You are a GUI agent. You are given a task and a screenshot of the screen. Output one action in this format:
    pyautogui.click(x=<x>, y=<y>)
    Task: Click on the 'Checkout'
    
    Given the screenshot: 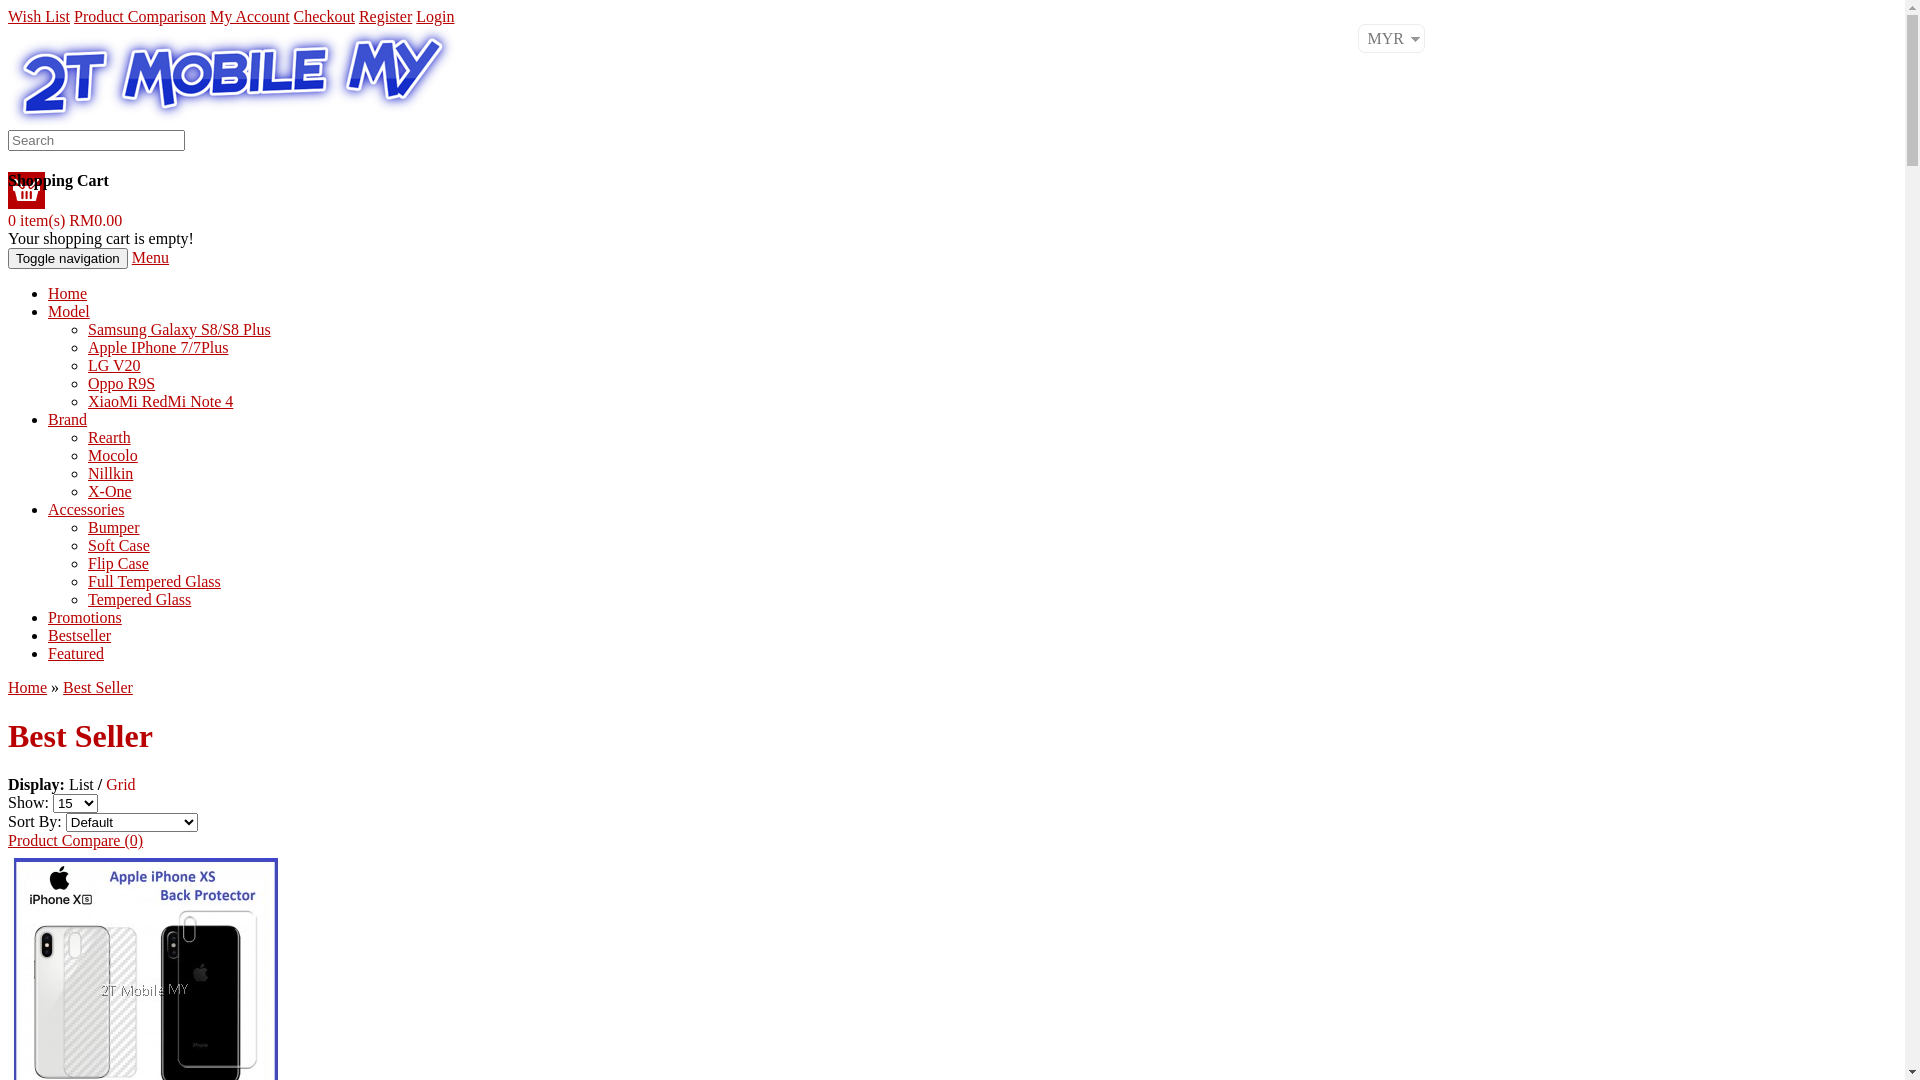 What is the action you would take?
    pyautogui.click(x=324, y=16)
    